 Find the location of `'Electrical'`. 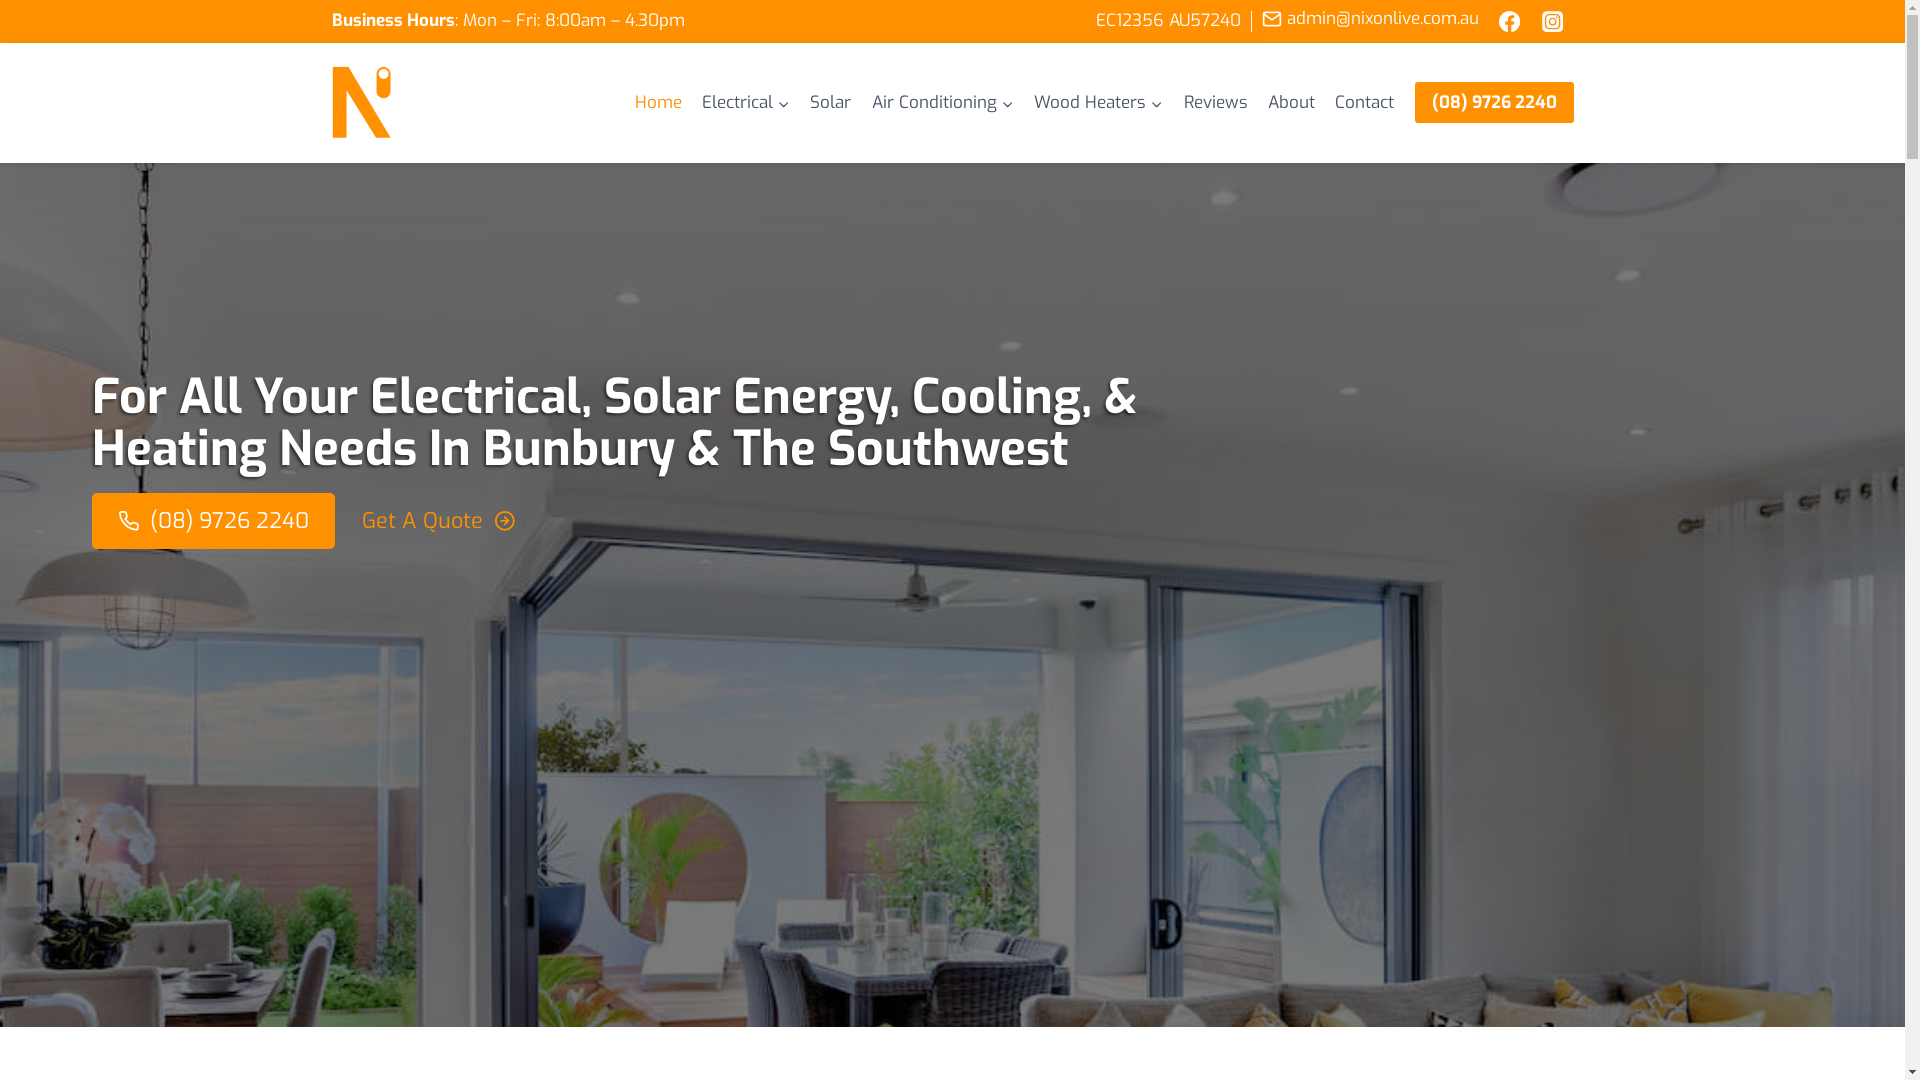

'Electrical' is located at coordinates (744, 101).